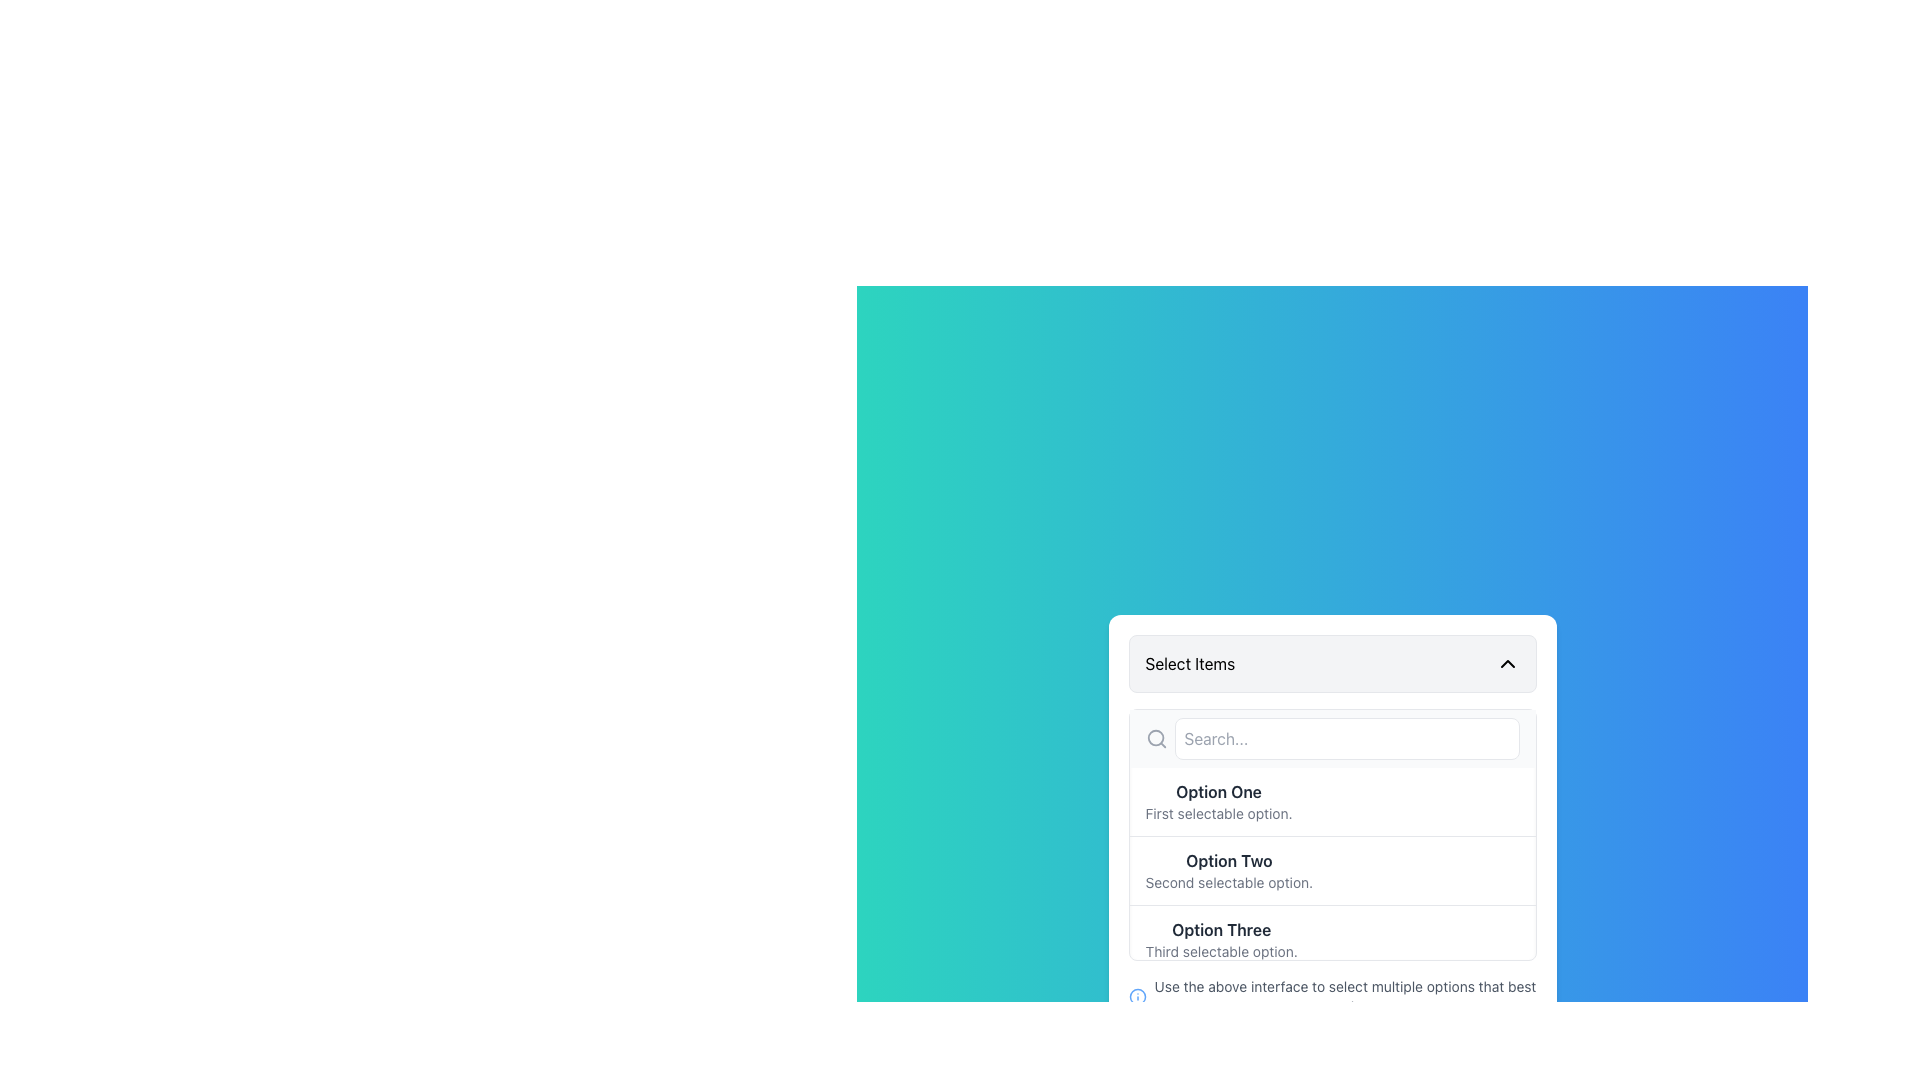 The width and height of the screenshot is (1920, 1080). I want to click on the 'Option Two' label text, which is styled in bold dark gray and positioned in the middle of the selectable items in the 'Select Items' dropdown, directly below 'Option One', so click(1228, 859).